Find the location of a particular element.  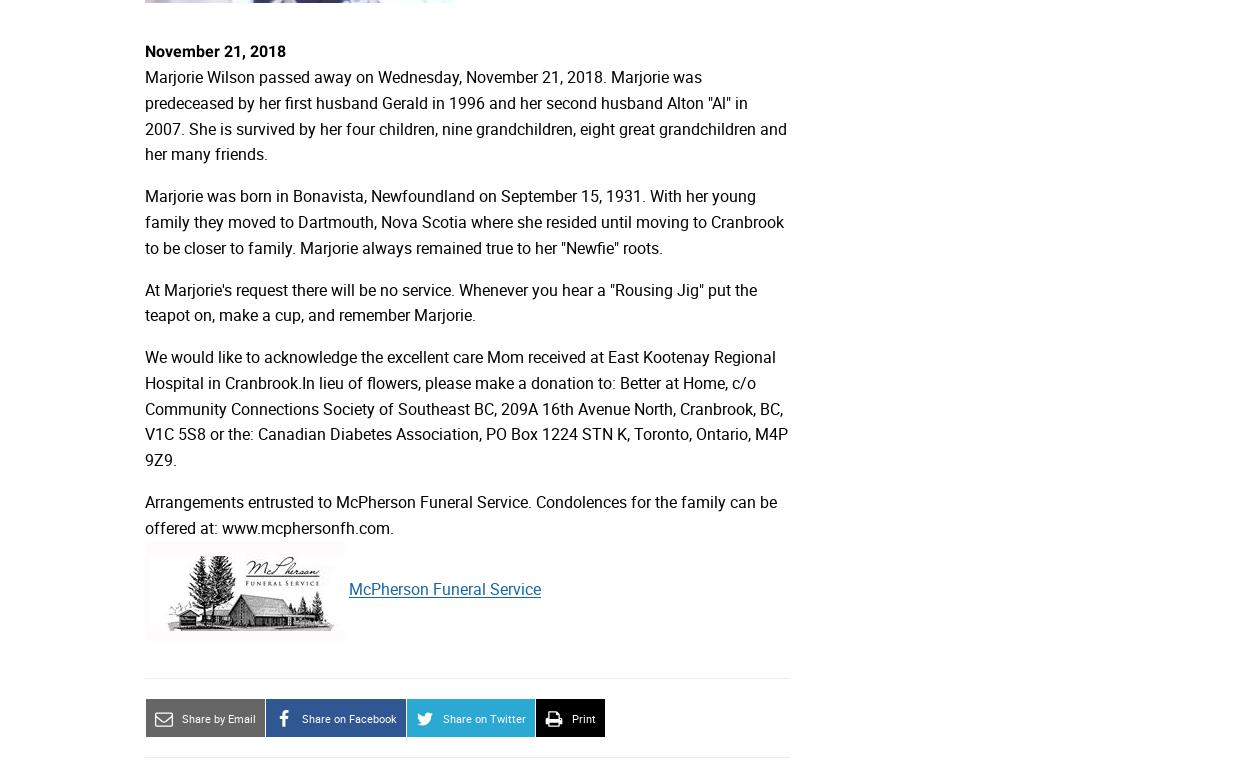

'Share by Email' is located at coordinates (218, 717).